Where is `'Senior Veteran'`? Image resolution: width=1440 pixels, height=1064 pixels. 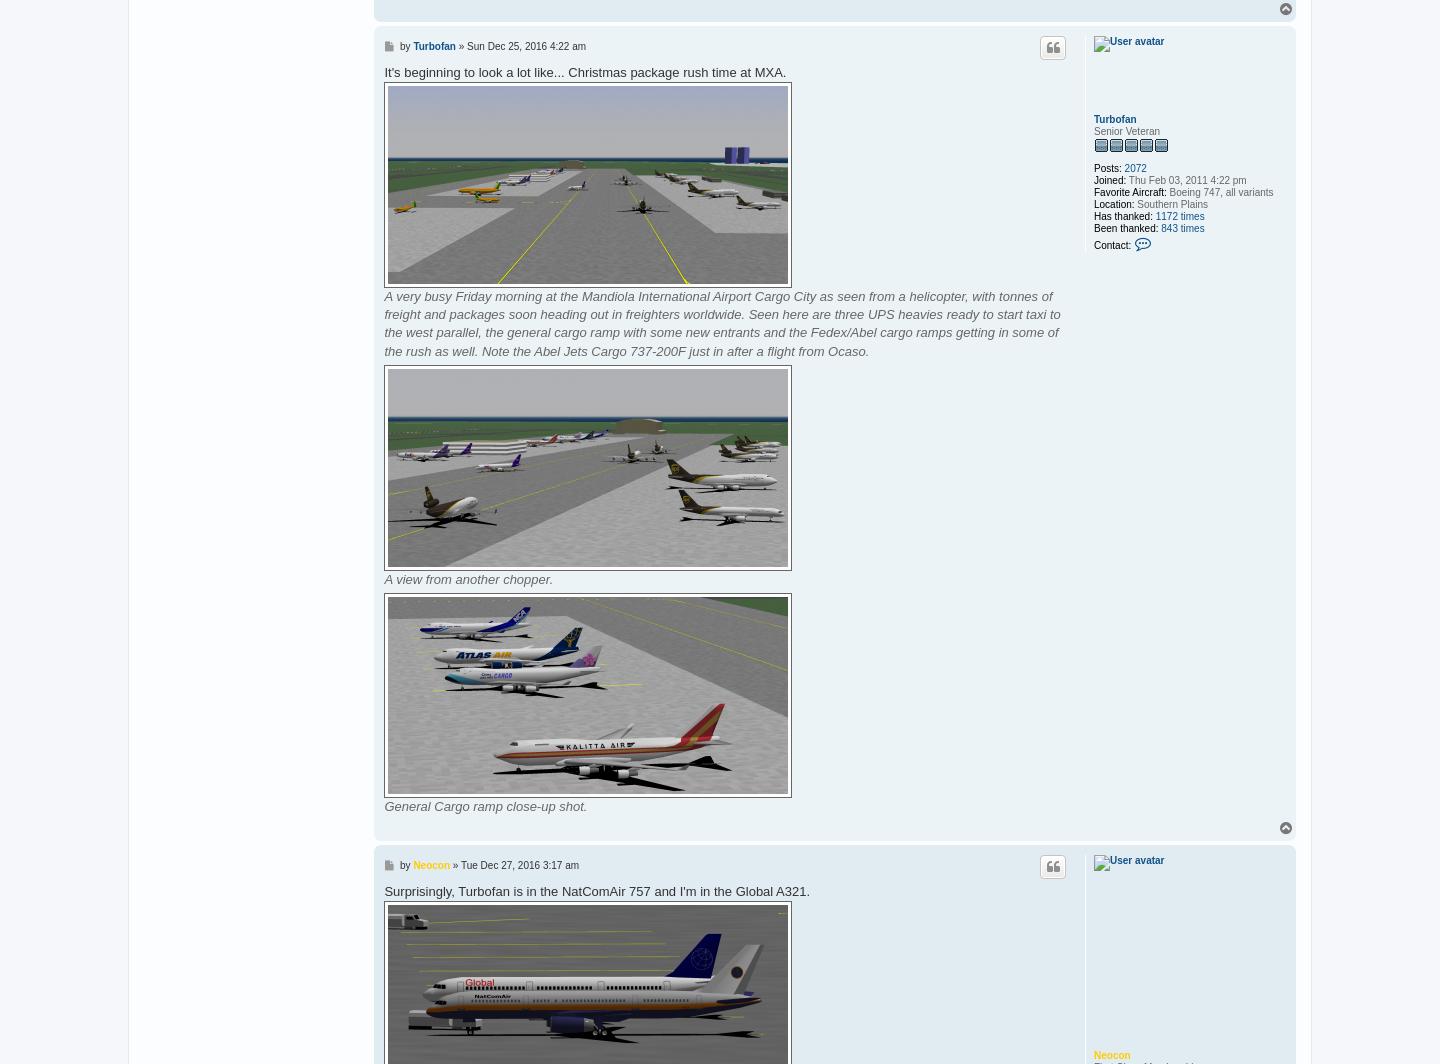
'Senior Veteran' is located at coordinates (1092, 130).